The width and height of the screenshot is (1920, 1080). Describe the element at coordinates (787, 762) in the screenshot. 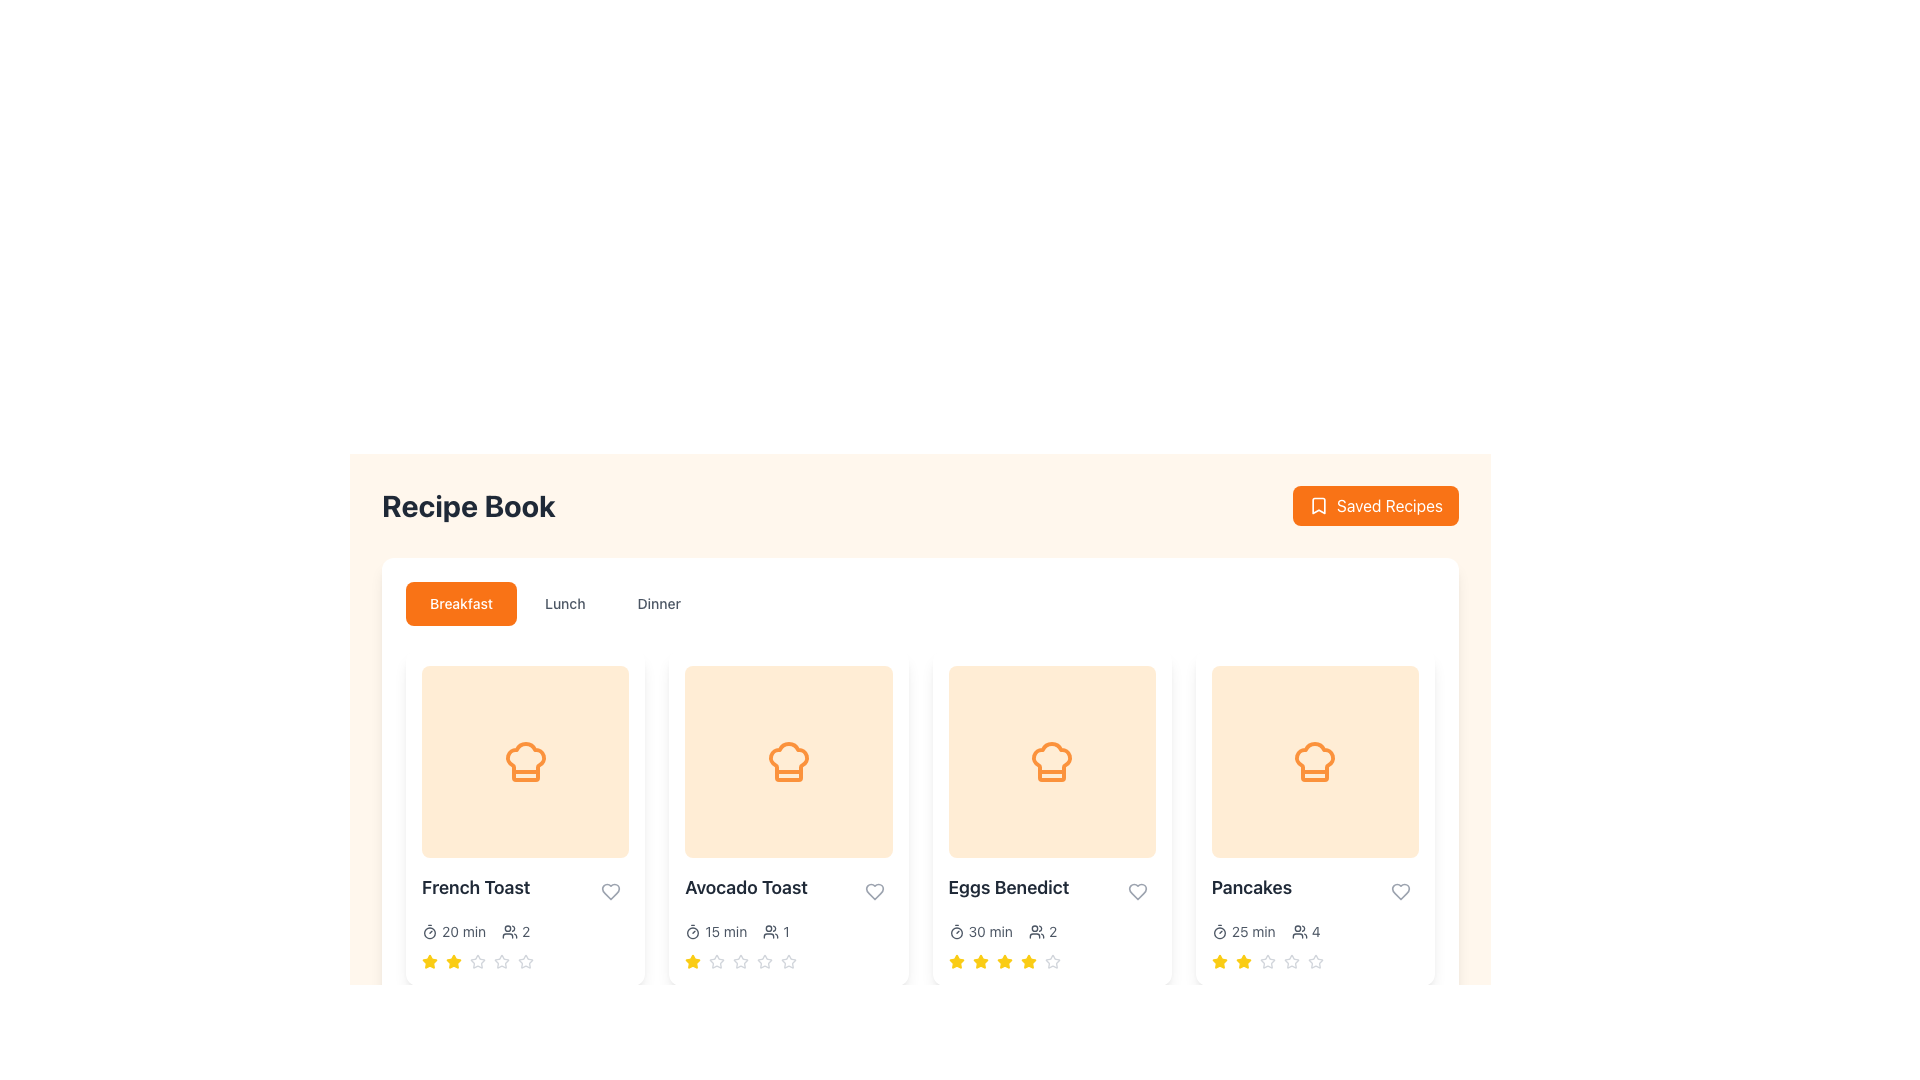

I see `the orange chef hat icon located in the second card under the 'Breakfast' tab of the 'Recipe Book' interface, labeled 'Avocado Toast', to trigger hover effects` at that location.